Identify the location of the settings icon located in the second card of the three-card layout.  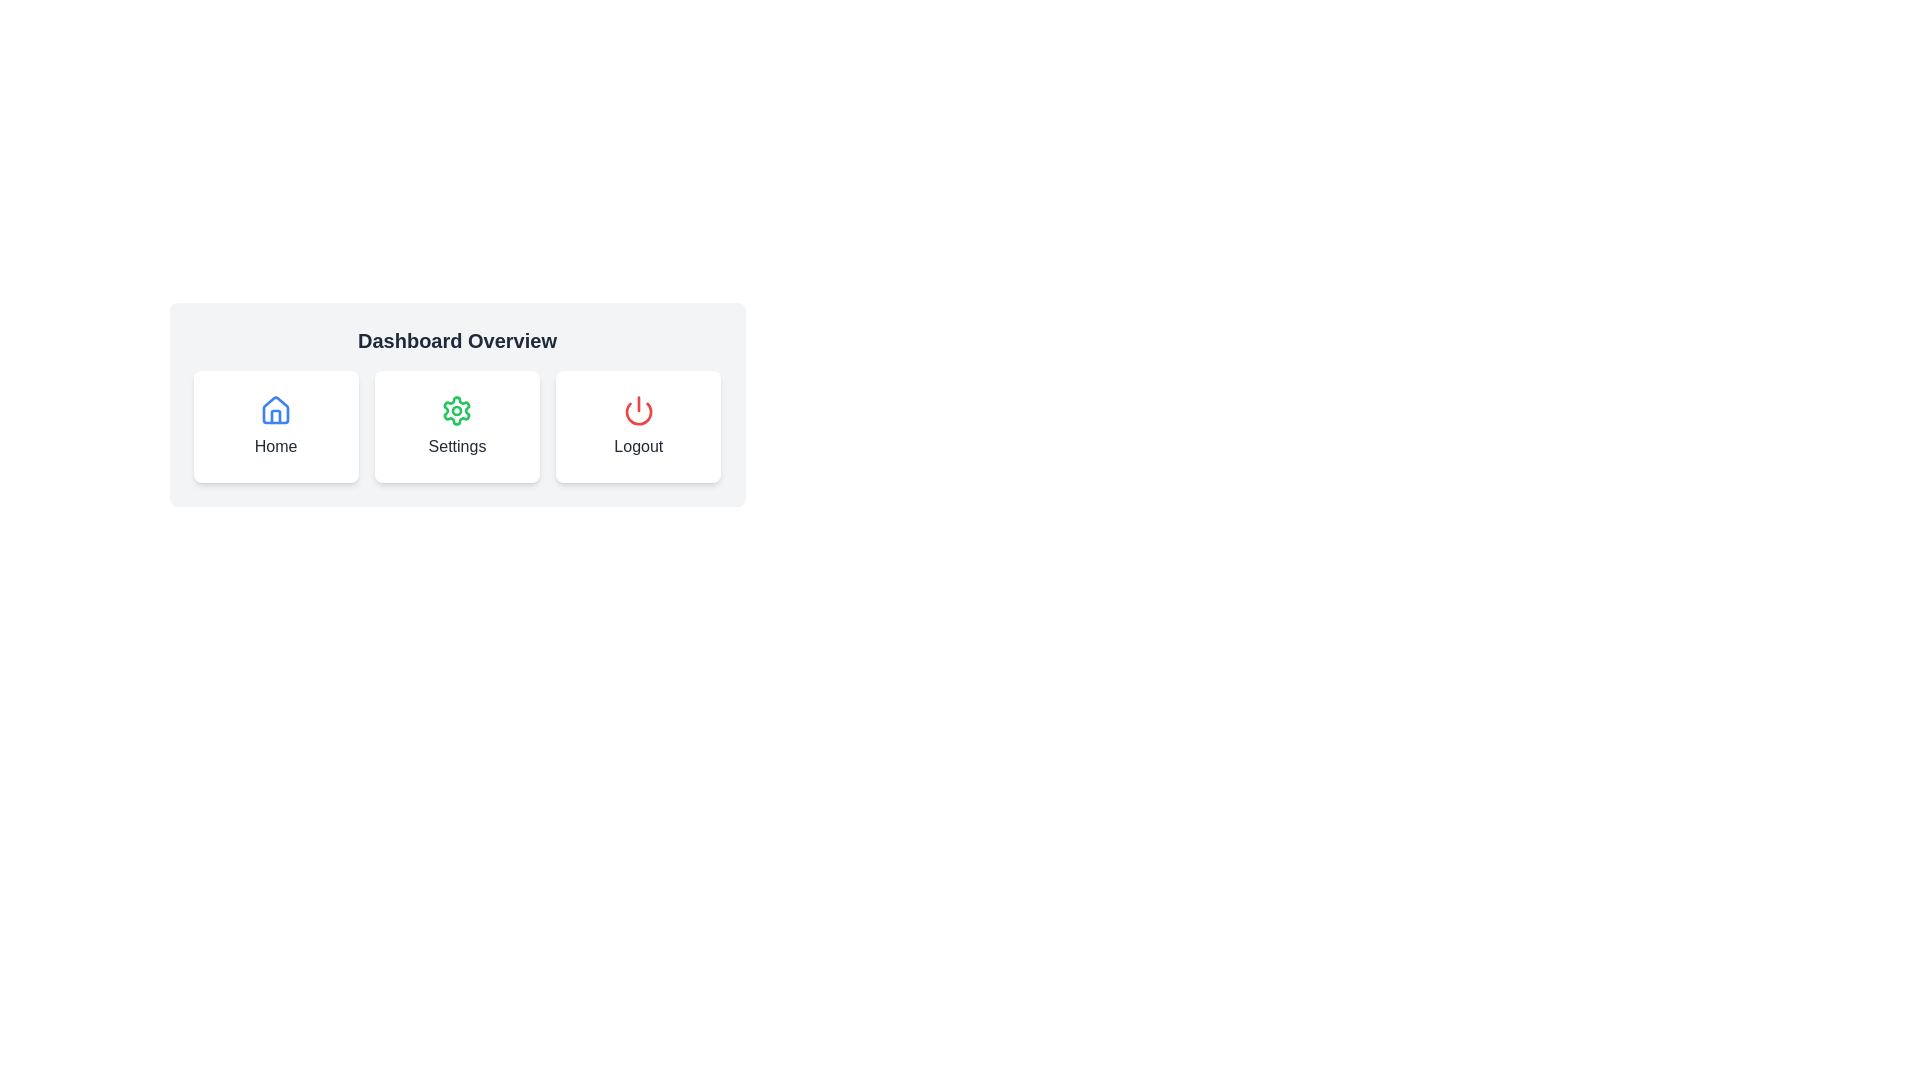
(456, 410).